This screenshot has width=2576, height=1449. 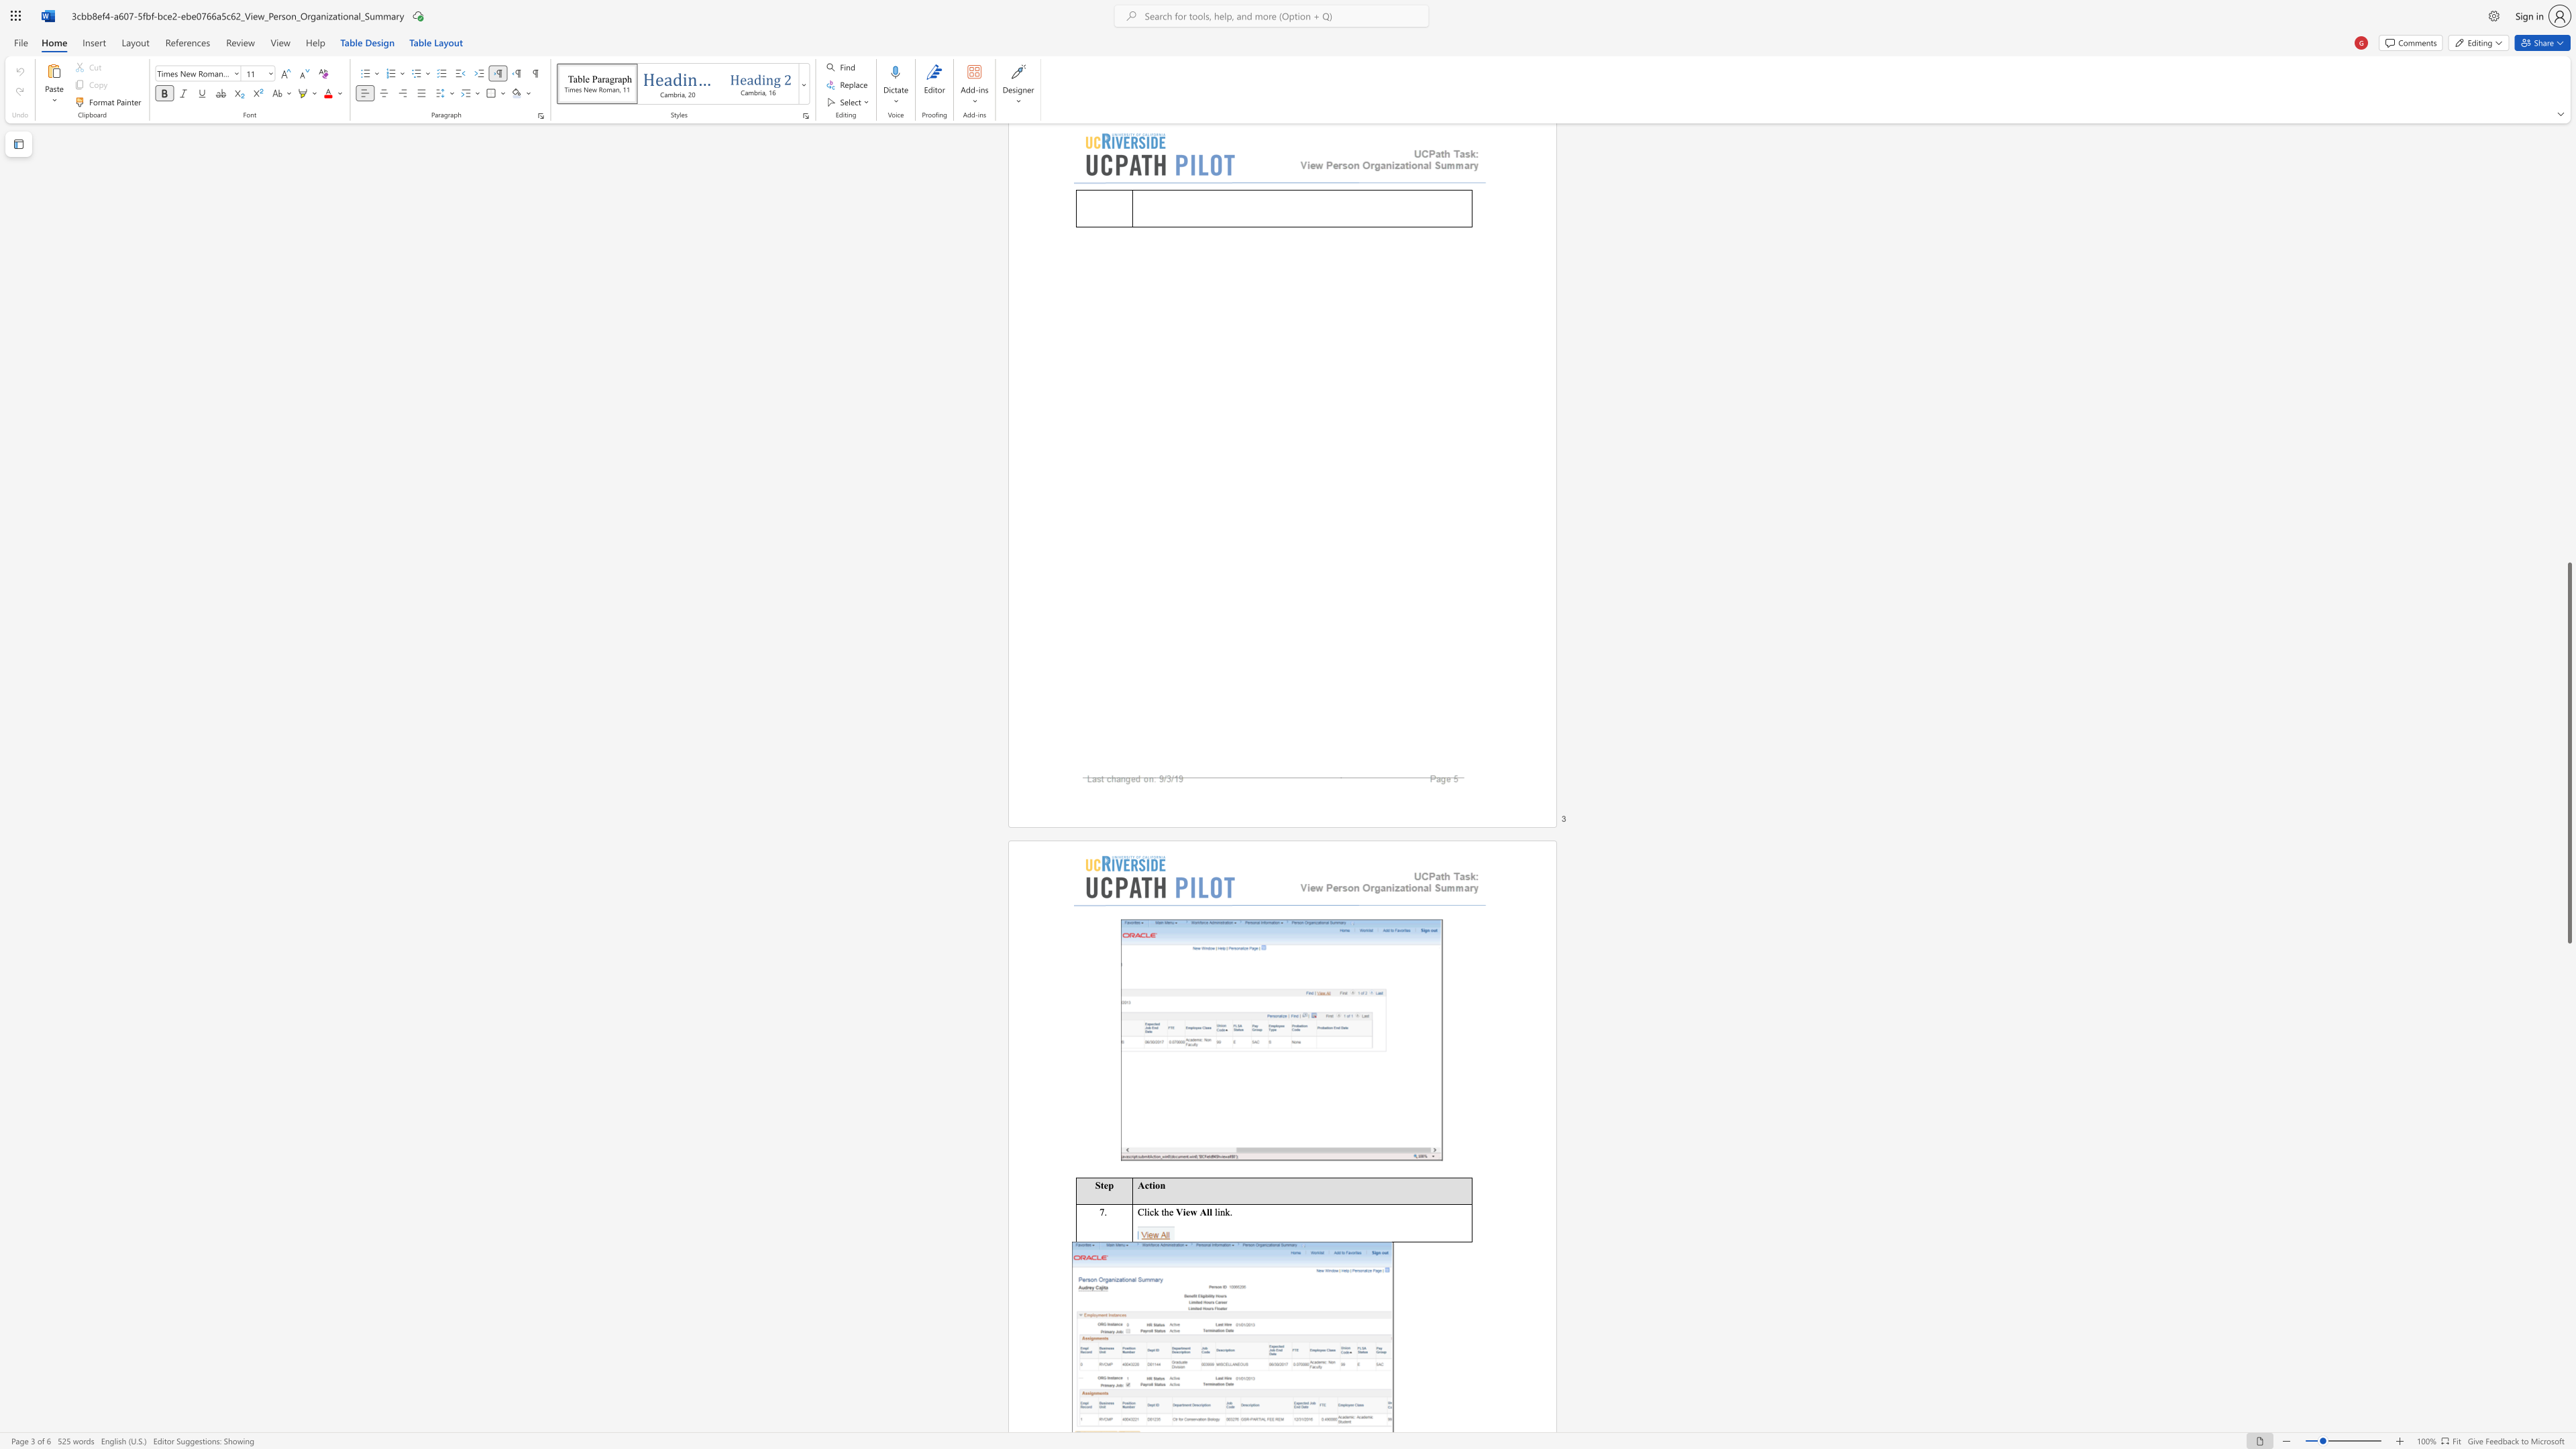 What do you see at coordinates (1171, 1211) in the screenshot?
I see `the 1th character "e" in the text` at bounding box center [1171, 1211].